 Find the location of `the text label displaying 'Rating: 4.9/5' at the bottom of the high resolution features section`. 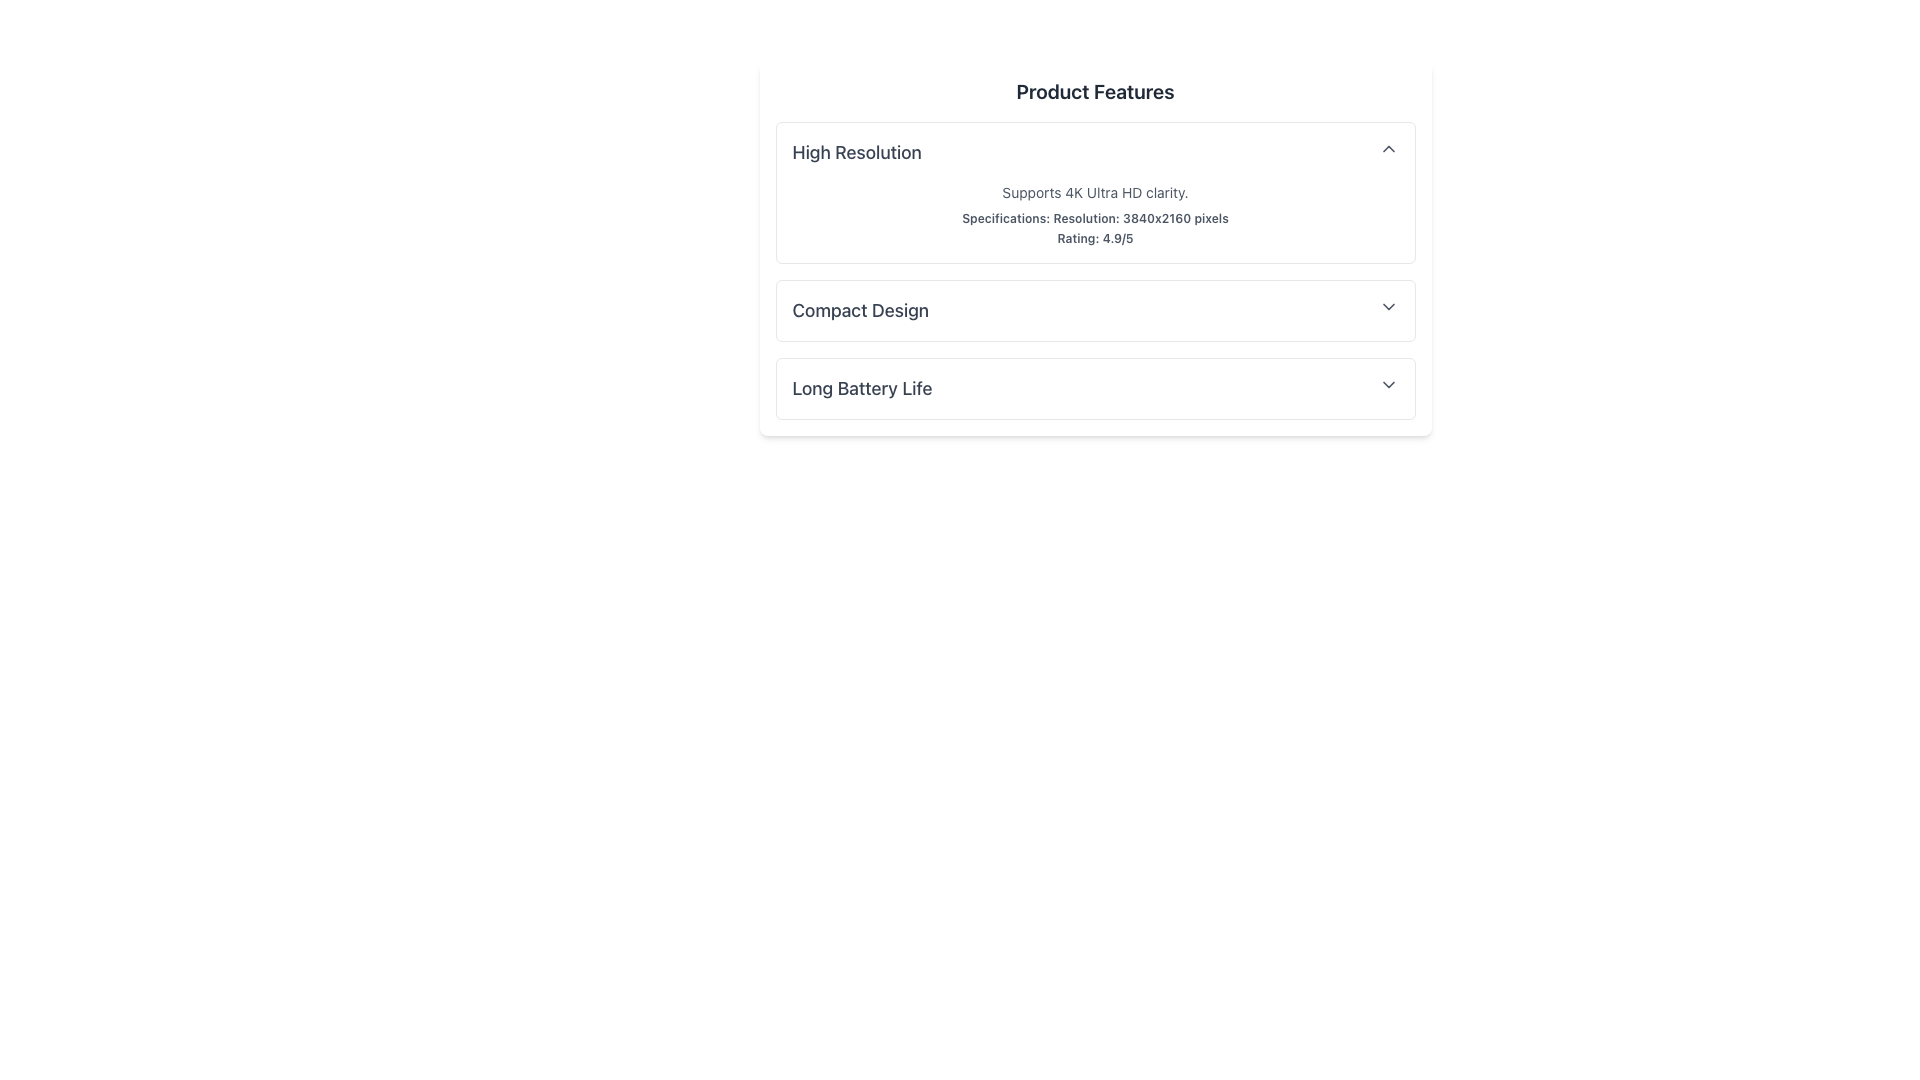

the text label displaying 'Rating: 4.9/5' at the bottom of the high resolution features section is located at coordinates (1094, 238).